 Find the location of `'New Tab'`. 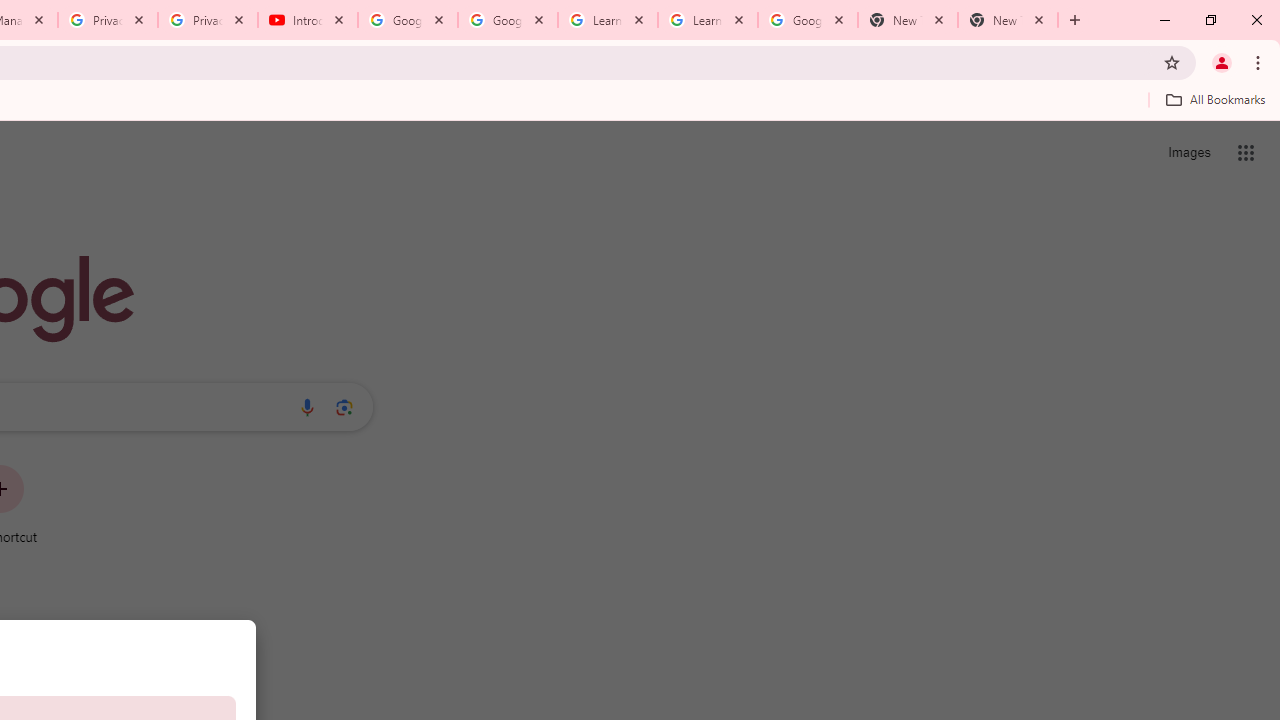

'New Tab' is located at coordinates (1008, 20).